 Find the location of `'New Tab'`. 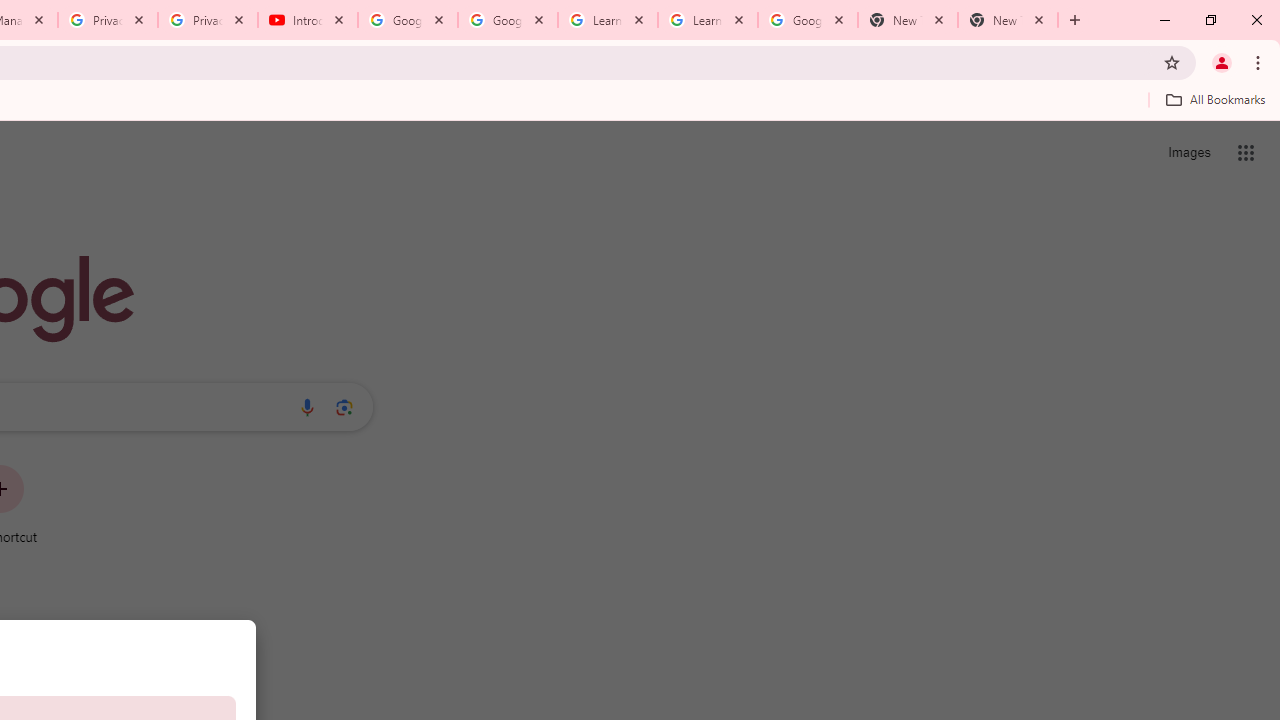

'New Tab' is located at coordinates (1008, 20).